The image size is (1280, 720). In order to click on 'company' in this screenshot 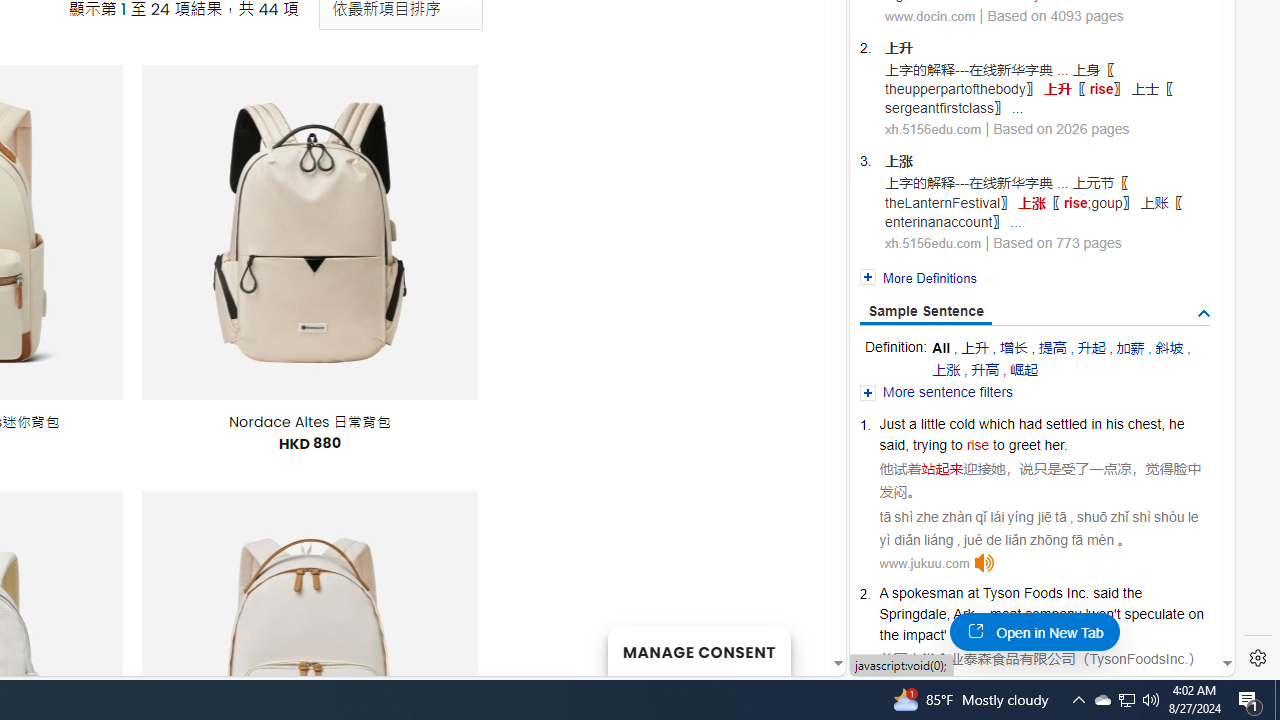, I will do `click(1052, 613)`.